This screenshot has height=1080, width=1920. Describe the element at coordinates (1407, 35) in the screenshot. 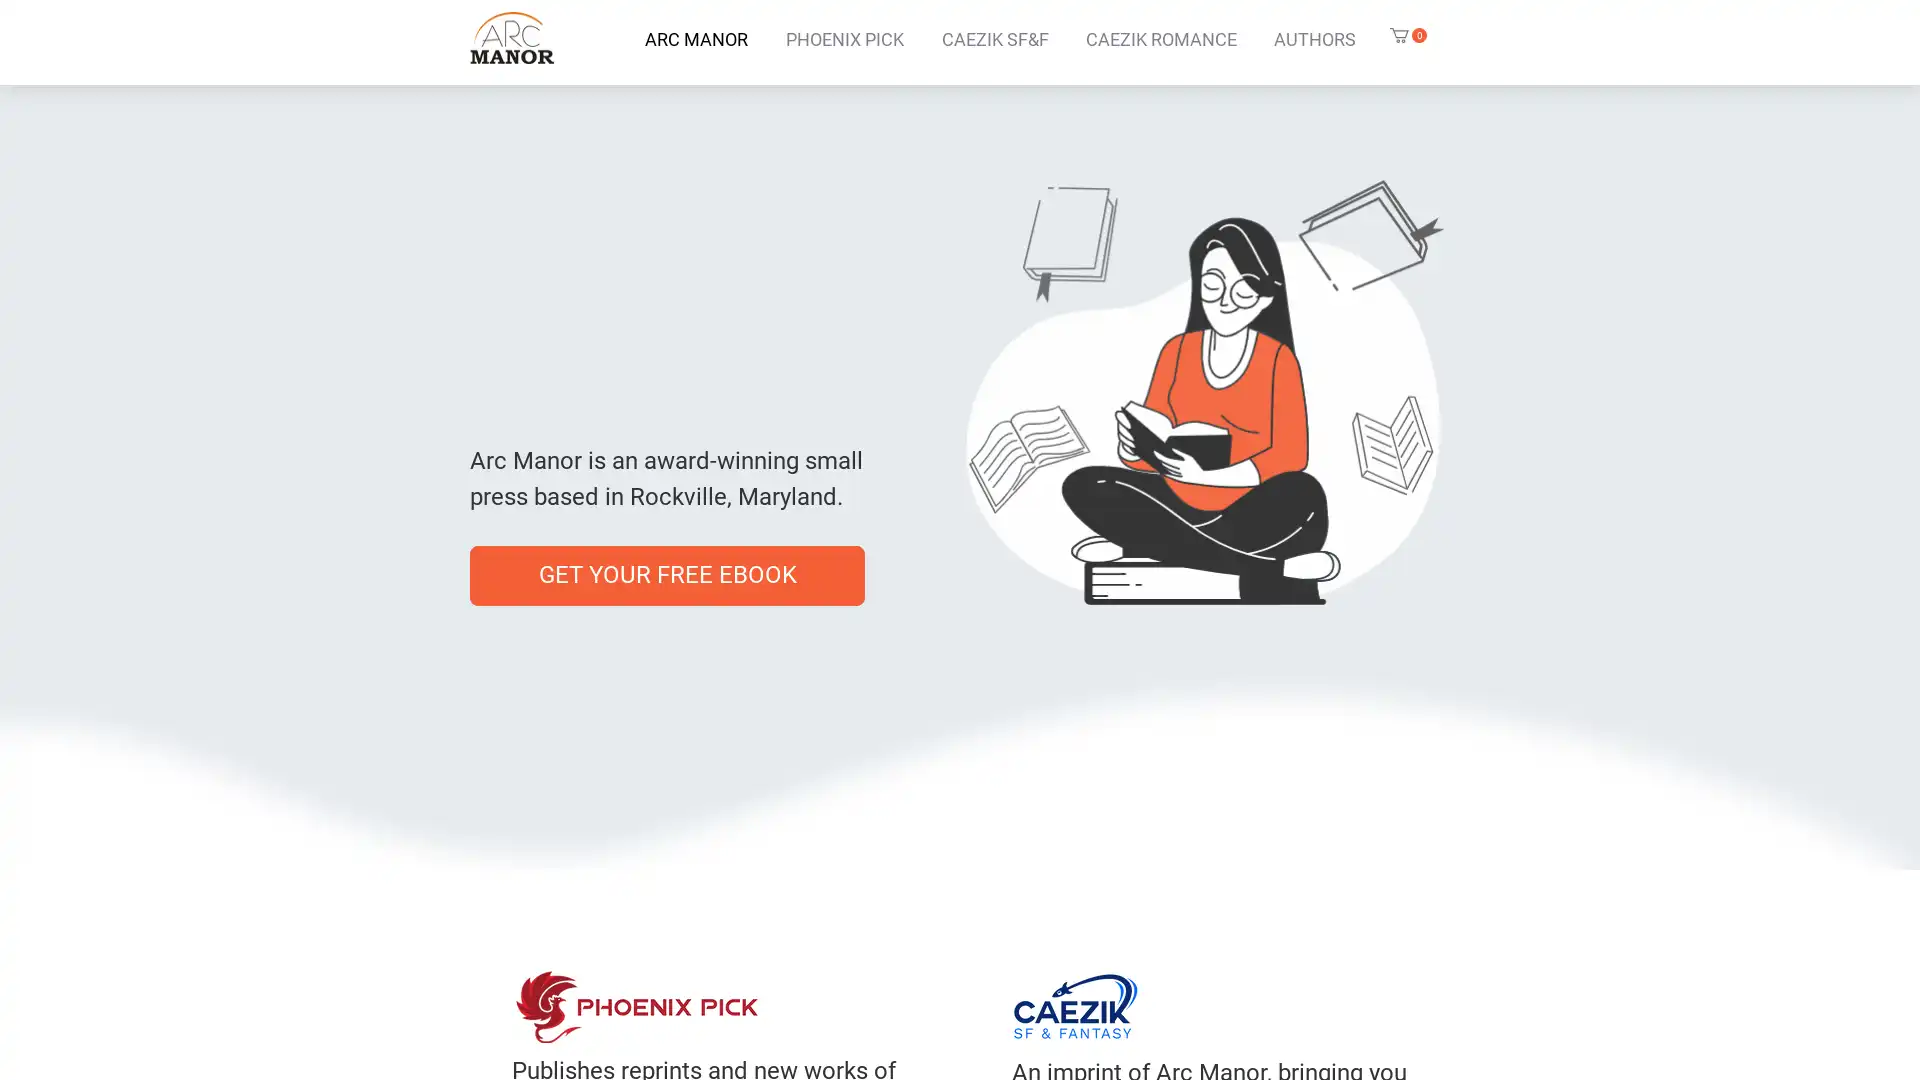

I see `Cart with 0 items` at that location.